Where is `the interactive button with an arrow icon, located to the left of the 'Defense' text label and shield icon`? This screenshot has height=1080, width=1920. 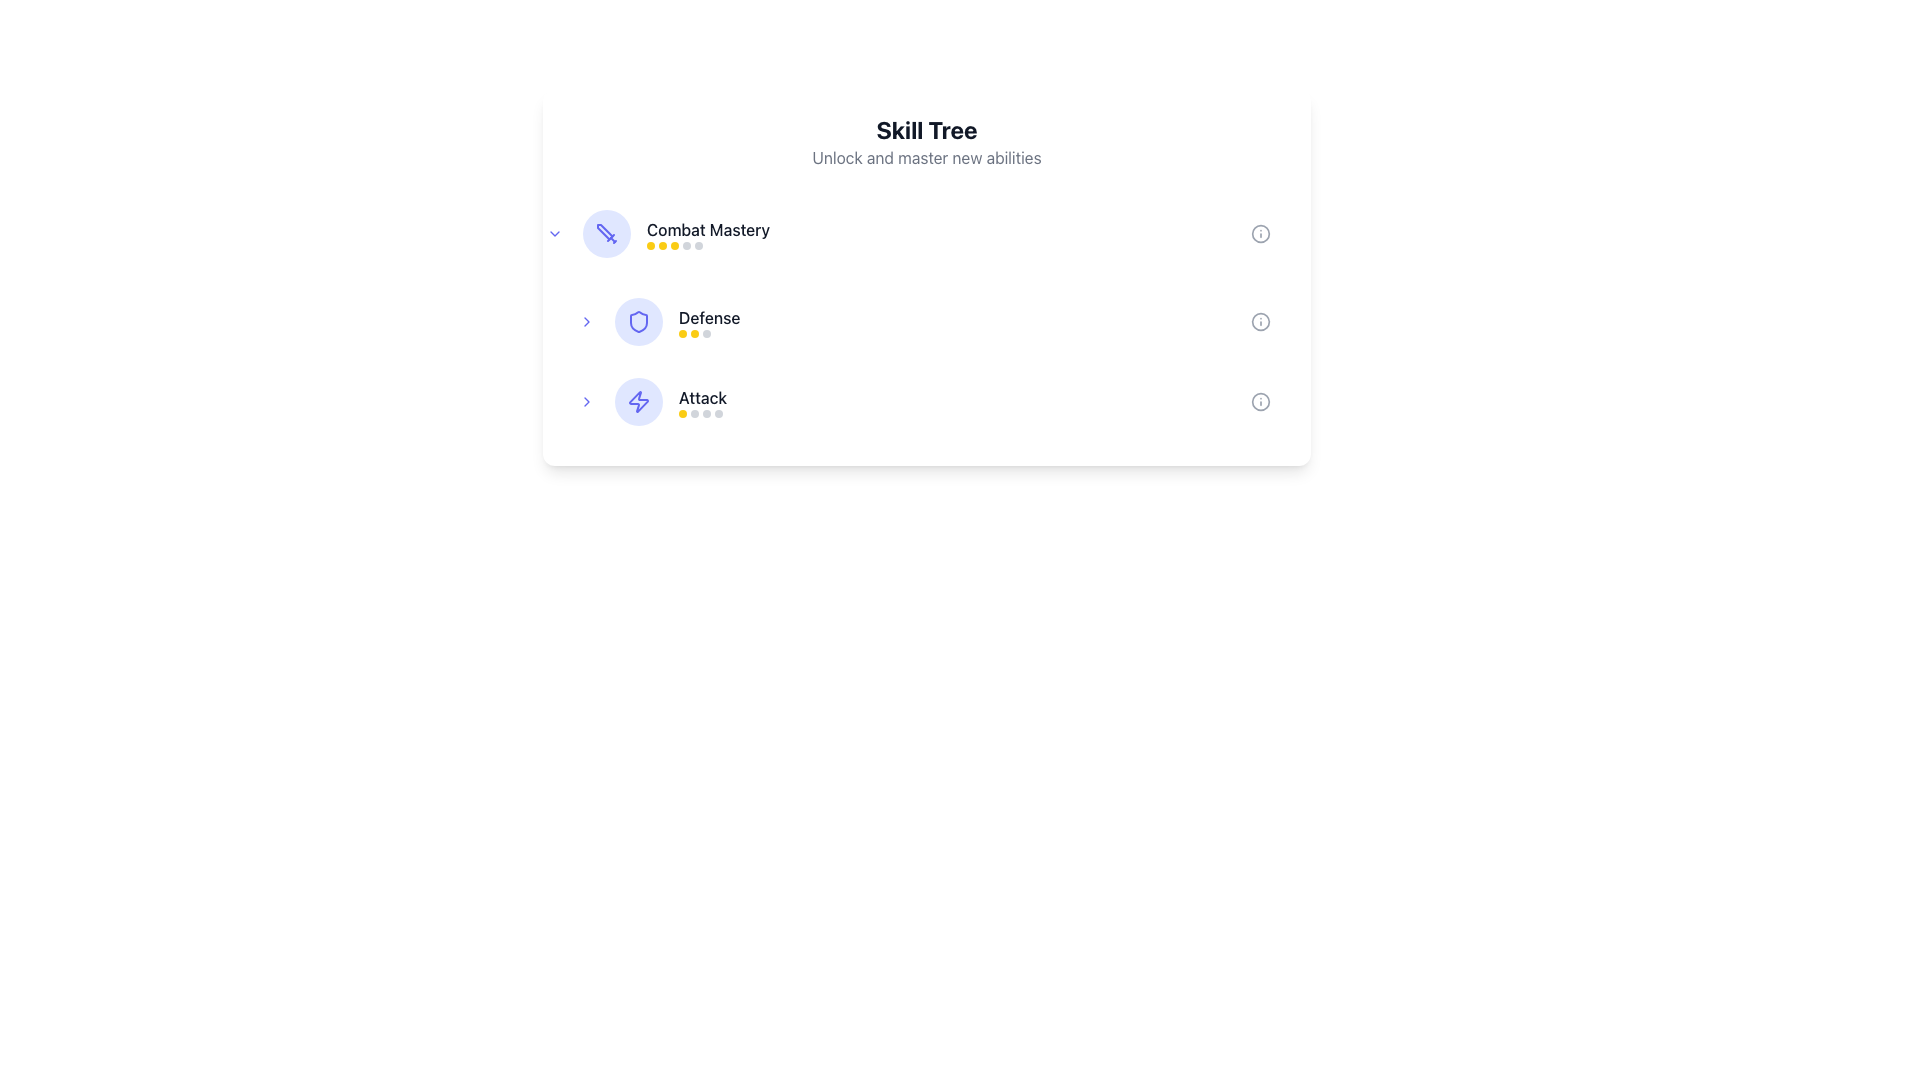
the interactive button with an arrow icon, located to the left of the 'Defense' text label and shield icon is located at coordinates (585, 320).